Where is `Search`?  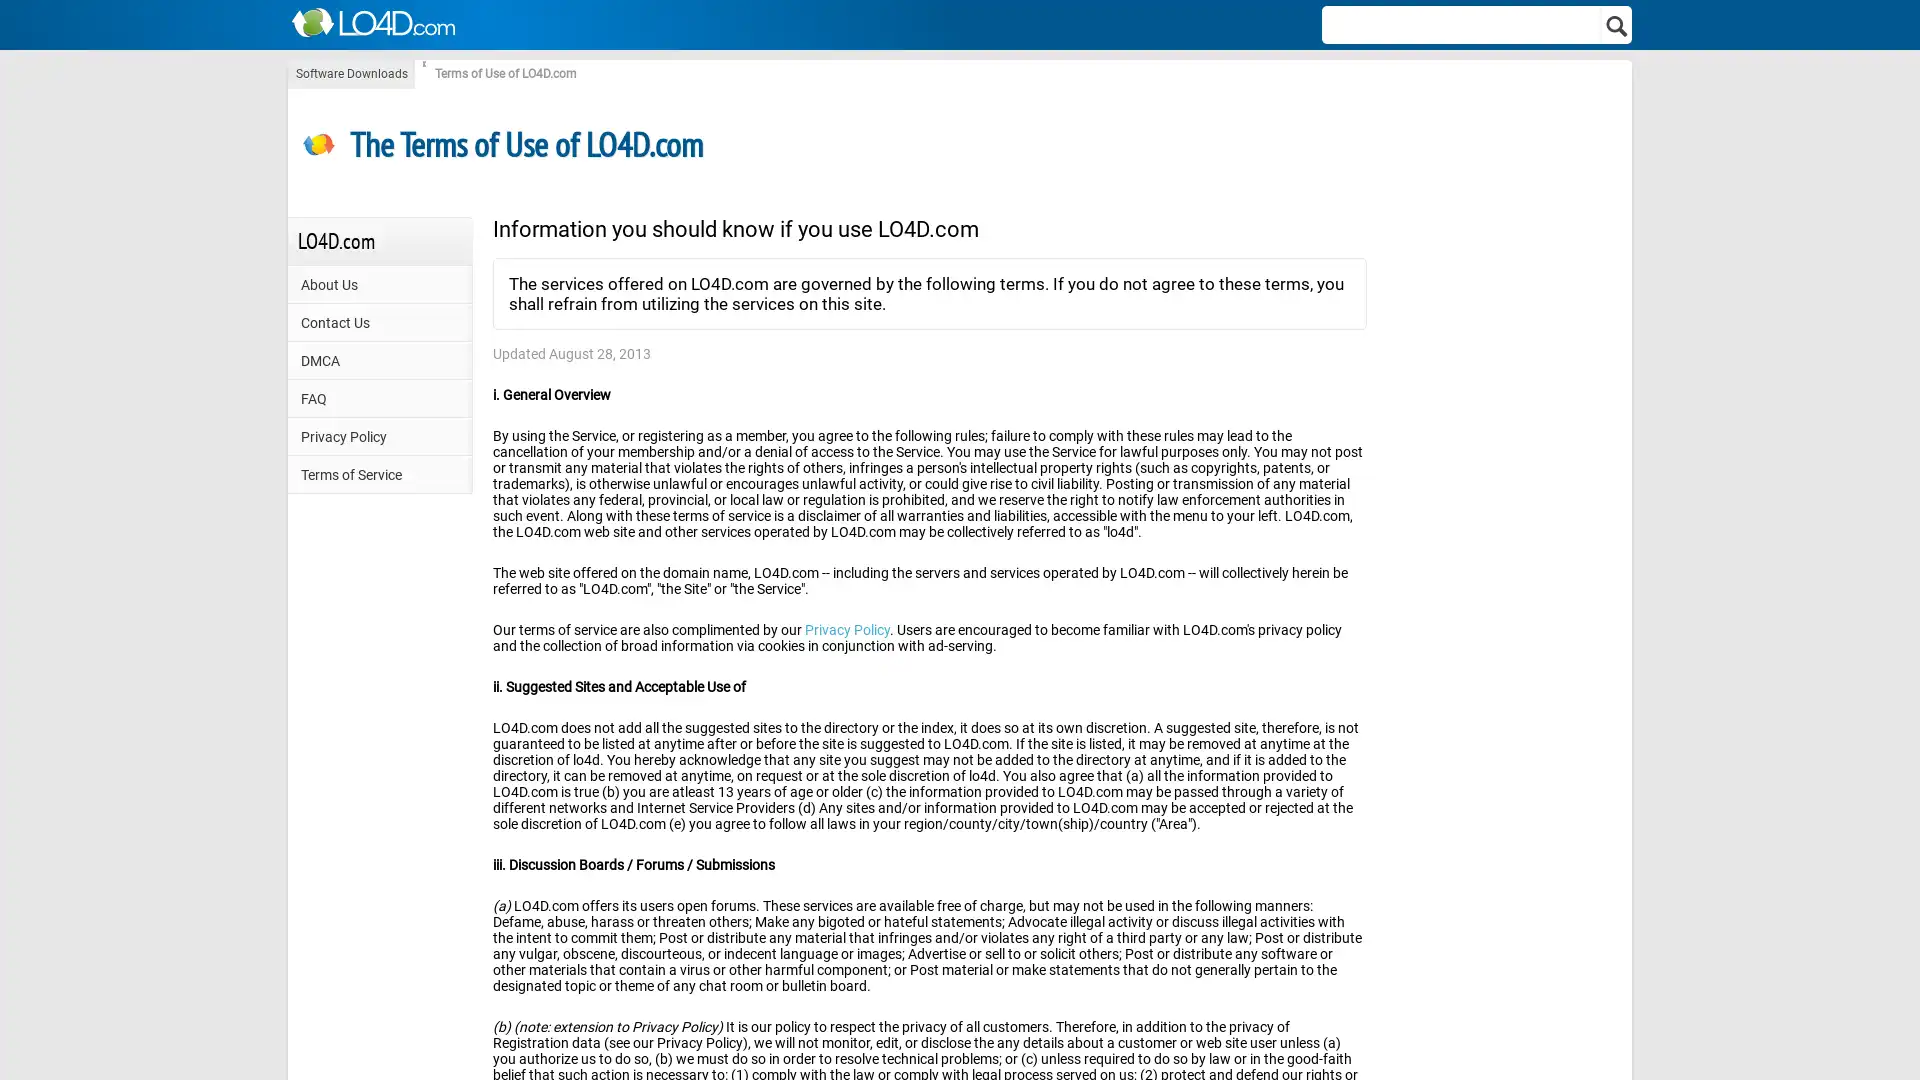 Search is located at coordinates (1617, 24).